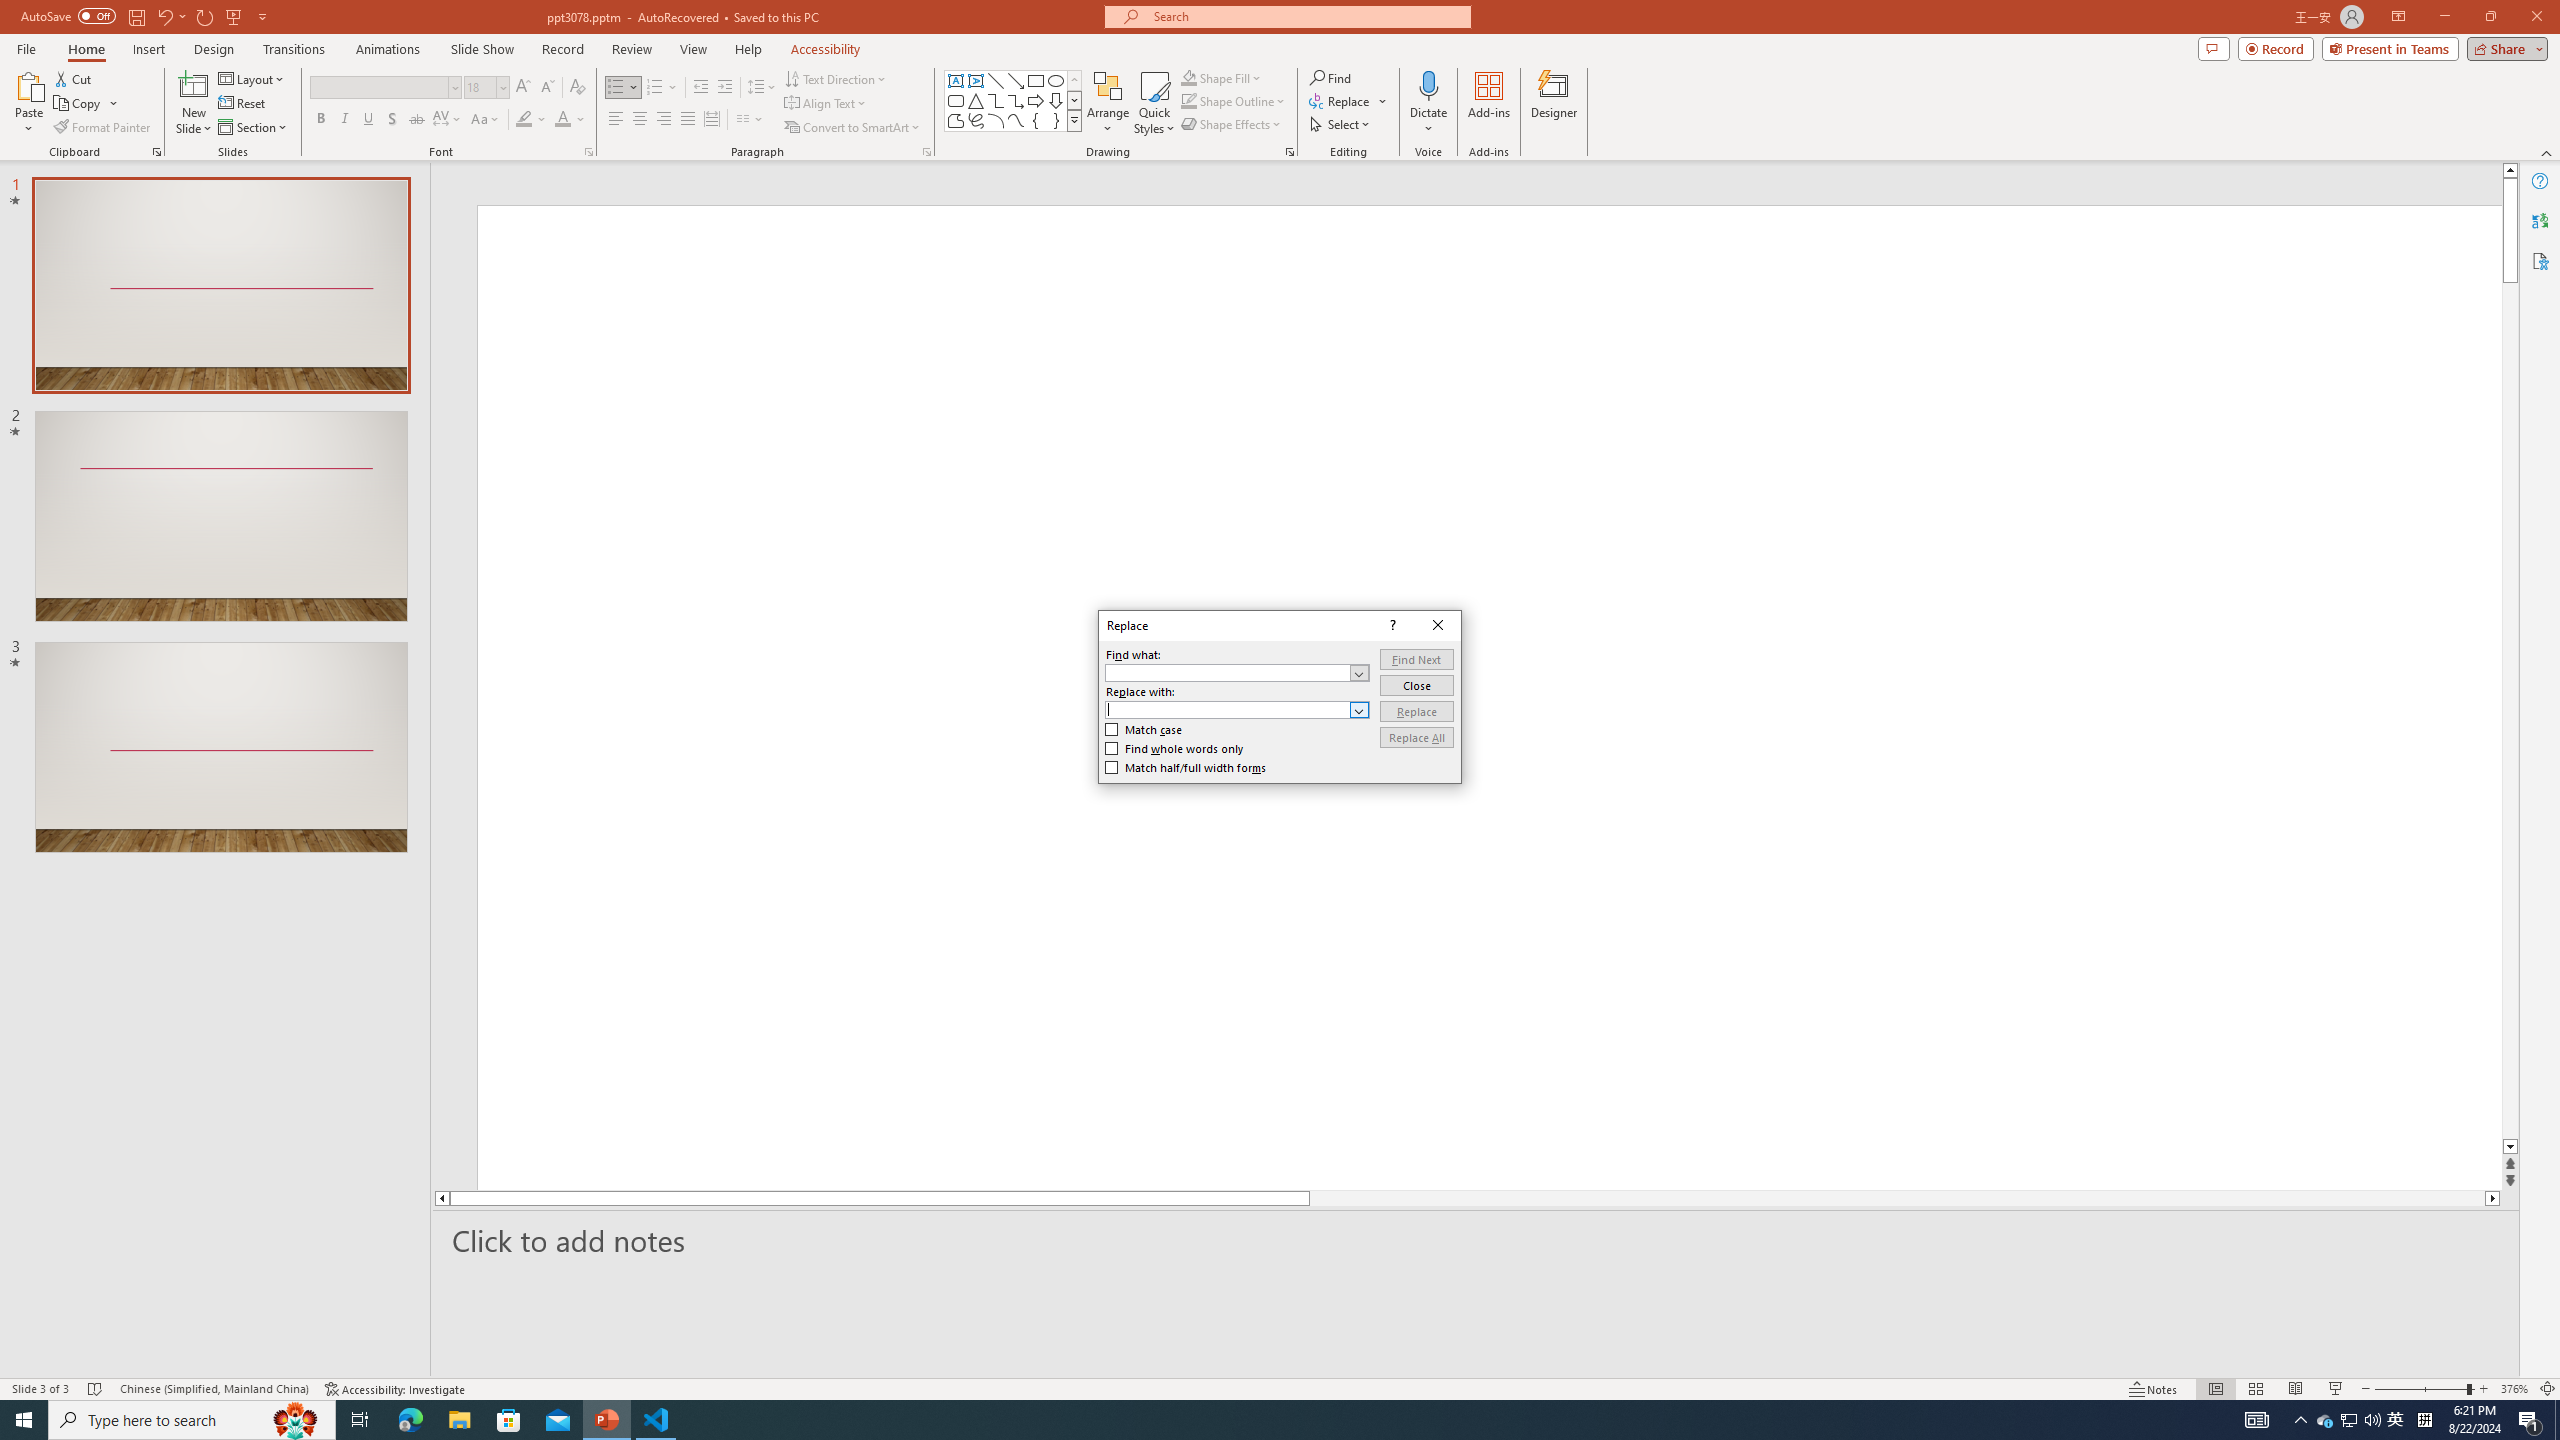  What do you see at coordinates (1236, 673) in the screenshot?
I see `'Find what'` at bounding box center [1236, 673].